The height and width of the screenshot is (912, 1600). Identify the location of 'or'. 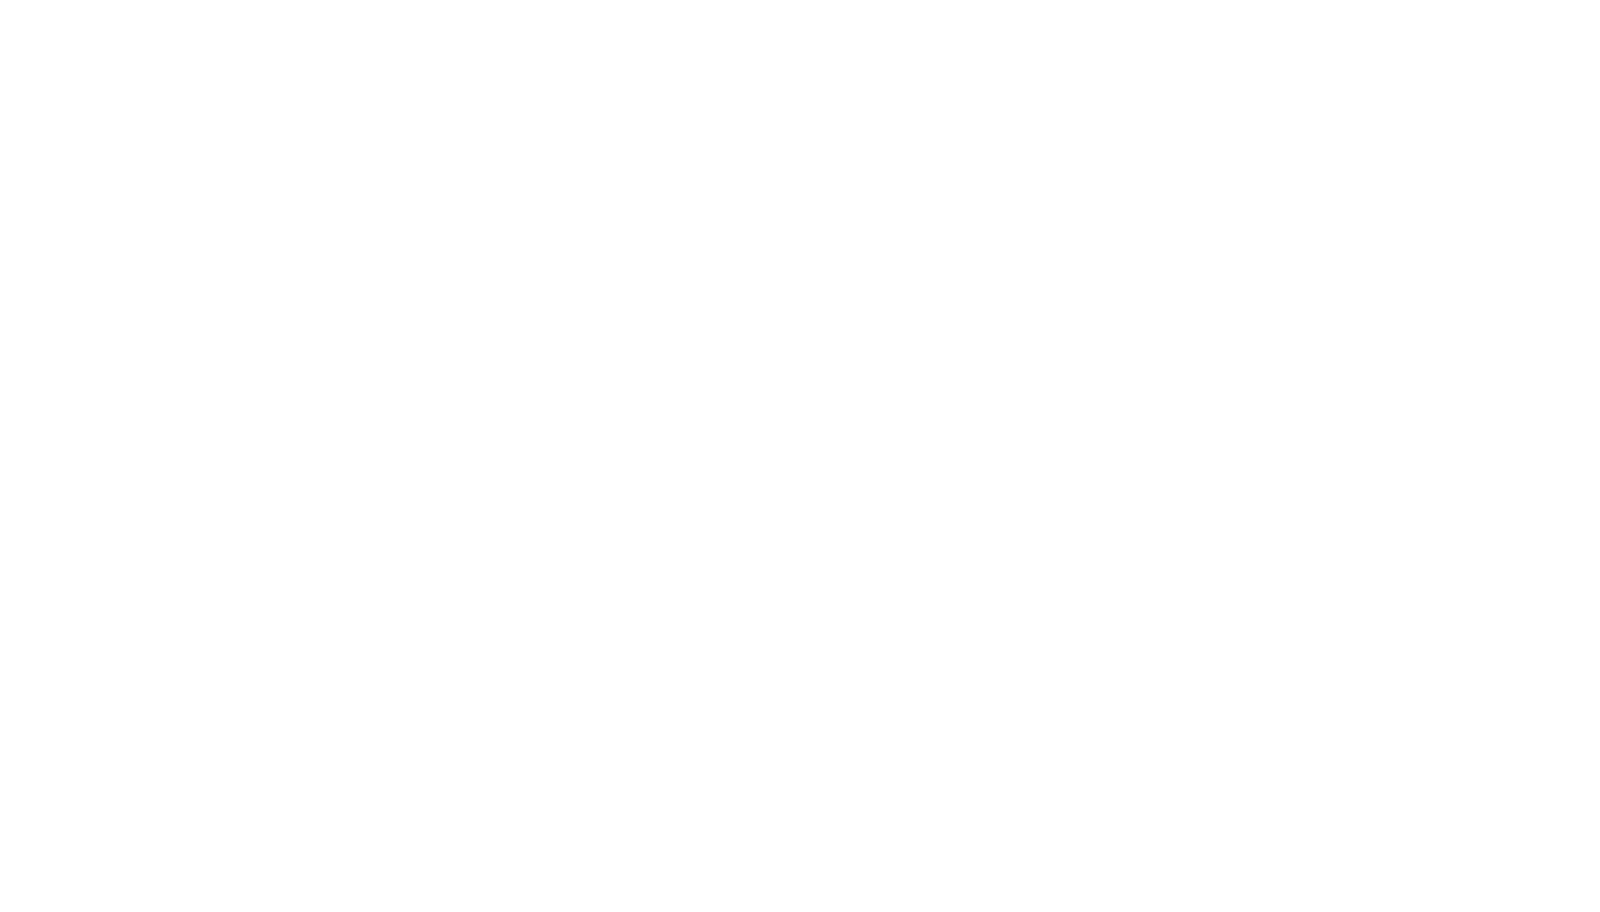
(465, 814).